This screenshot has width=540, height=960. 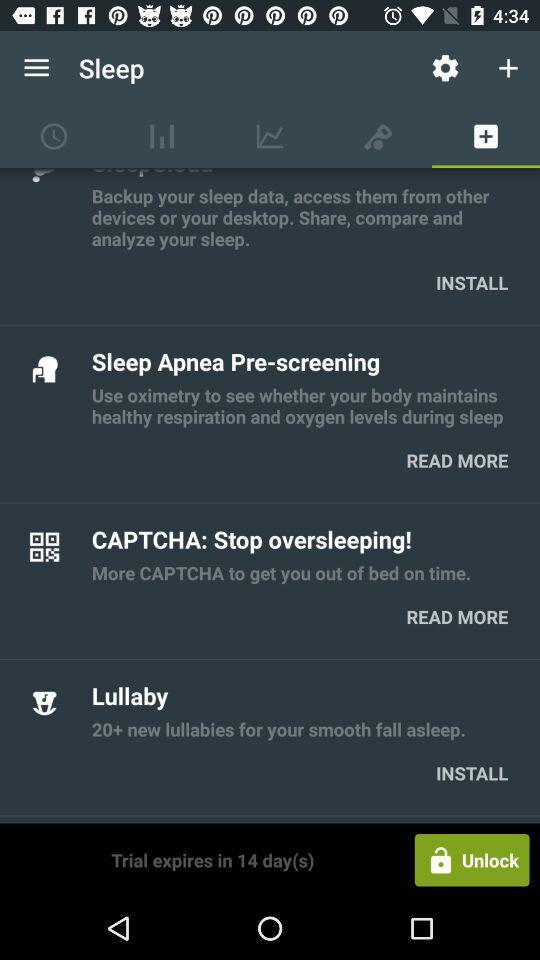 I want to click on the third icon in the row shown below sleep, so click(x=270, y=135).